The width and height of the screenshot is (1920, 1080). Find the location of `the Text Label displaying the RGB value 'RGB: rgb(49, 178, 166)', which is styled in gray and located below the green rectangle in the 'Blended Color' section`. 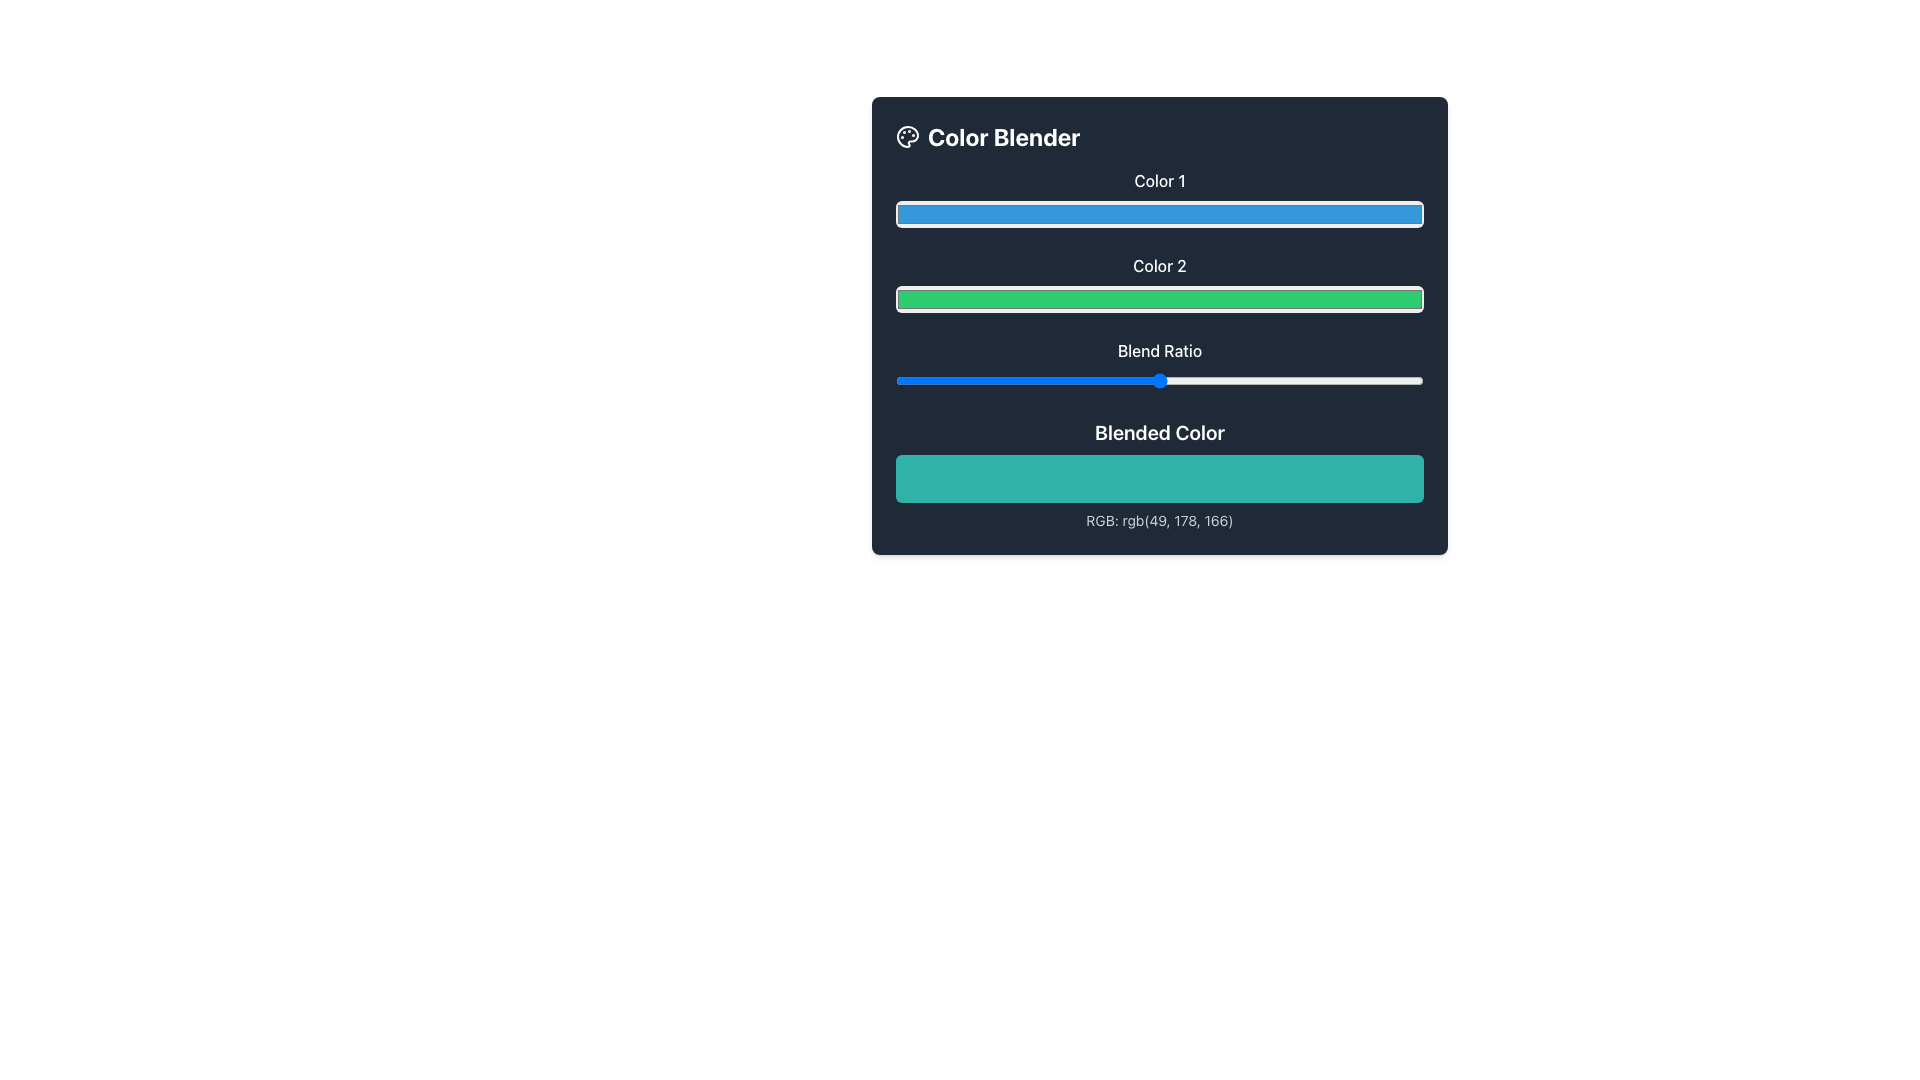

the Text Label displaying the RGB value 'RGB: rgb(49, 178, 166)', which is styled in gray and located below the green rectangle in the 'Blended Color' section is located at coordinates (1160, 519).